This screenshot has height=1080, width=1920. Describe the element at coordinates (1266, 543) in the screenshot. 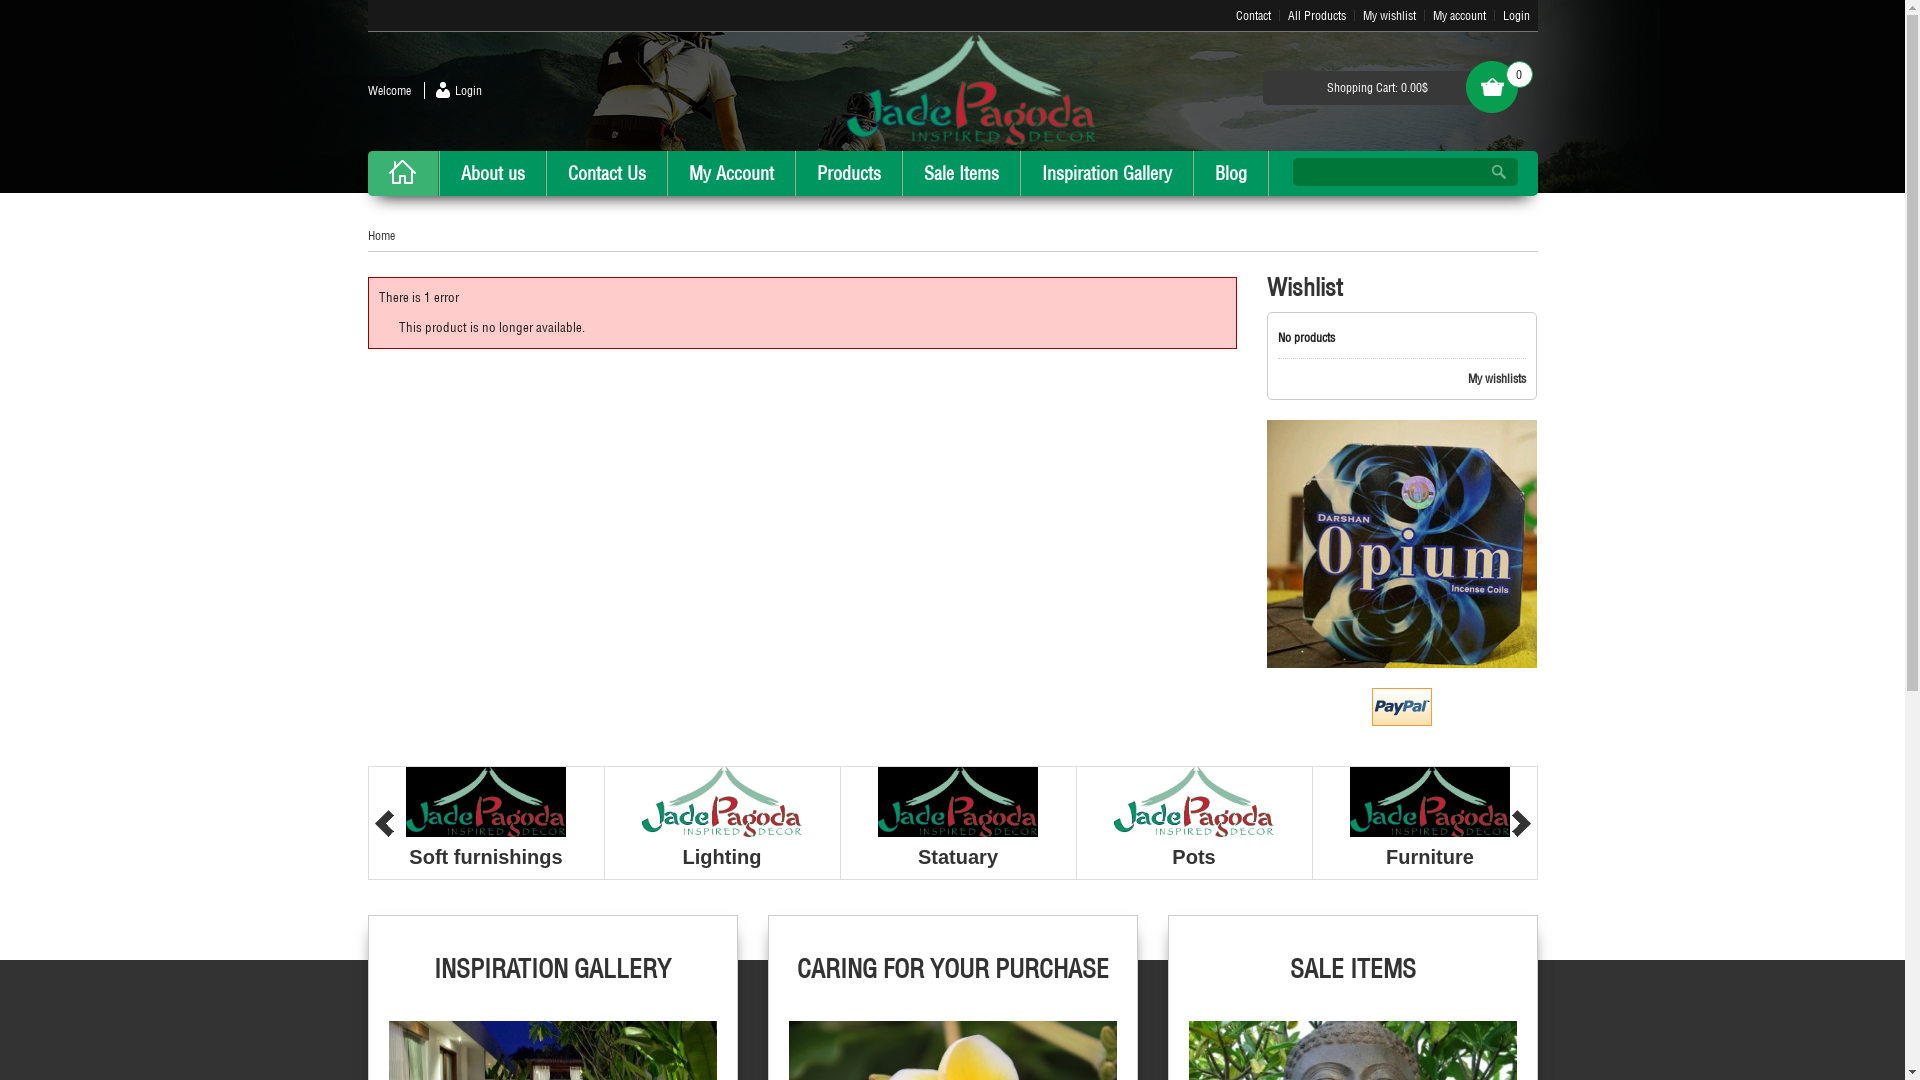

I see `'PrestaShop'` at that location.